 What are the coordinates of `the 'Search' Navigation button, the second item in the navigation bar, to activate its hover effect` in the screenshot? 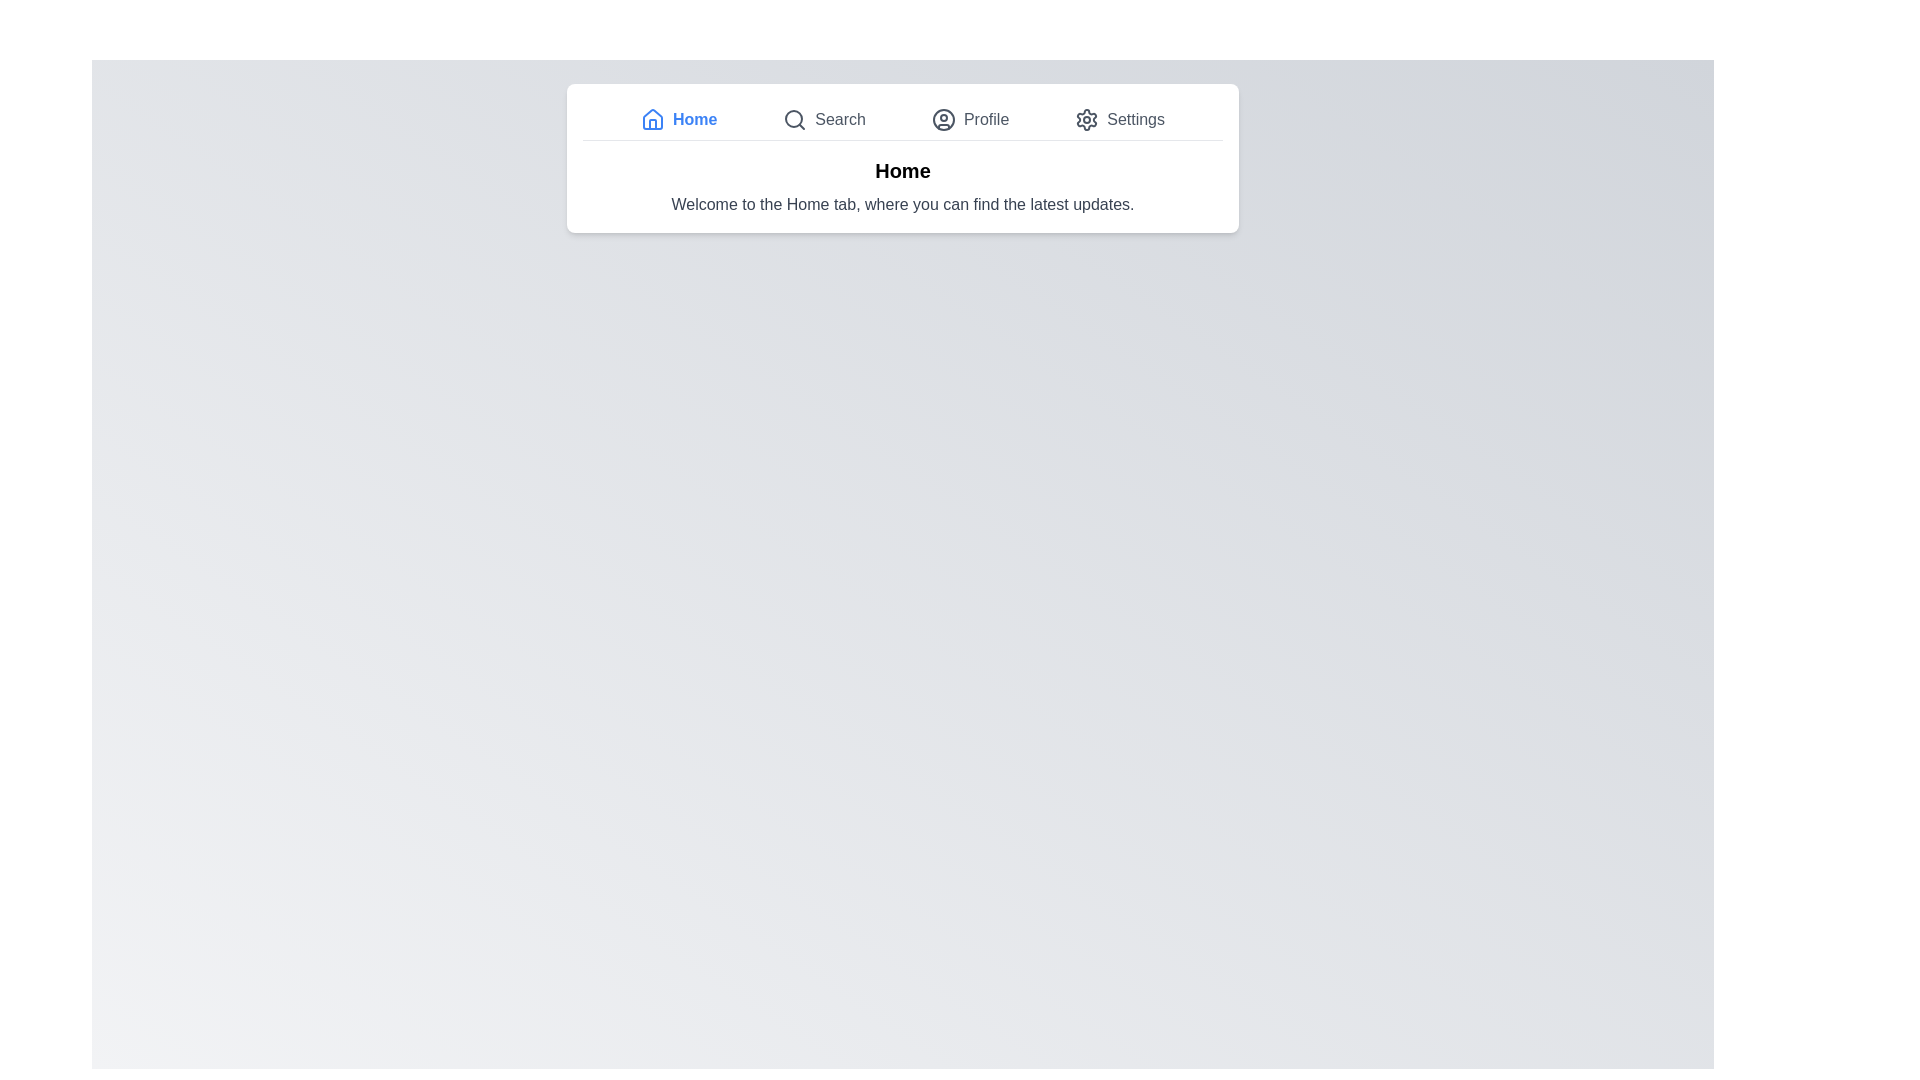 It's located at (824, 119).